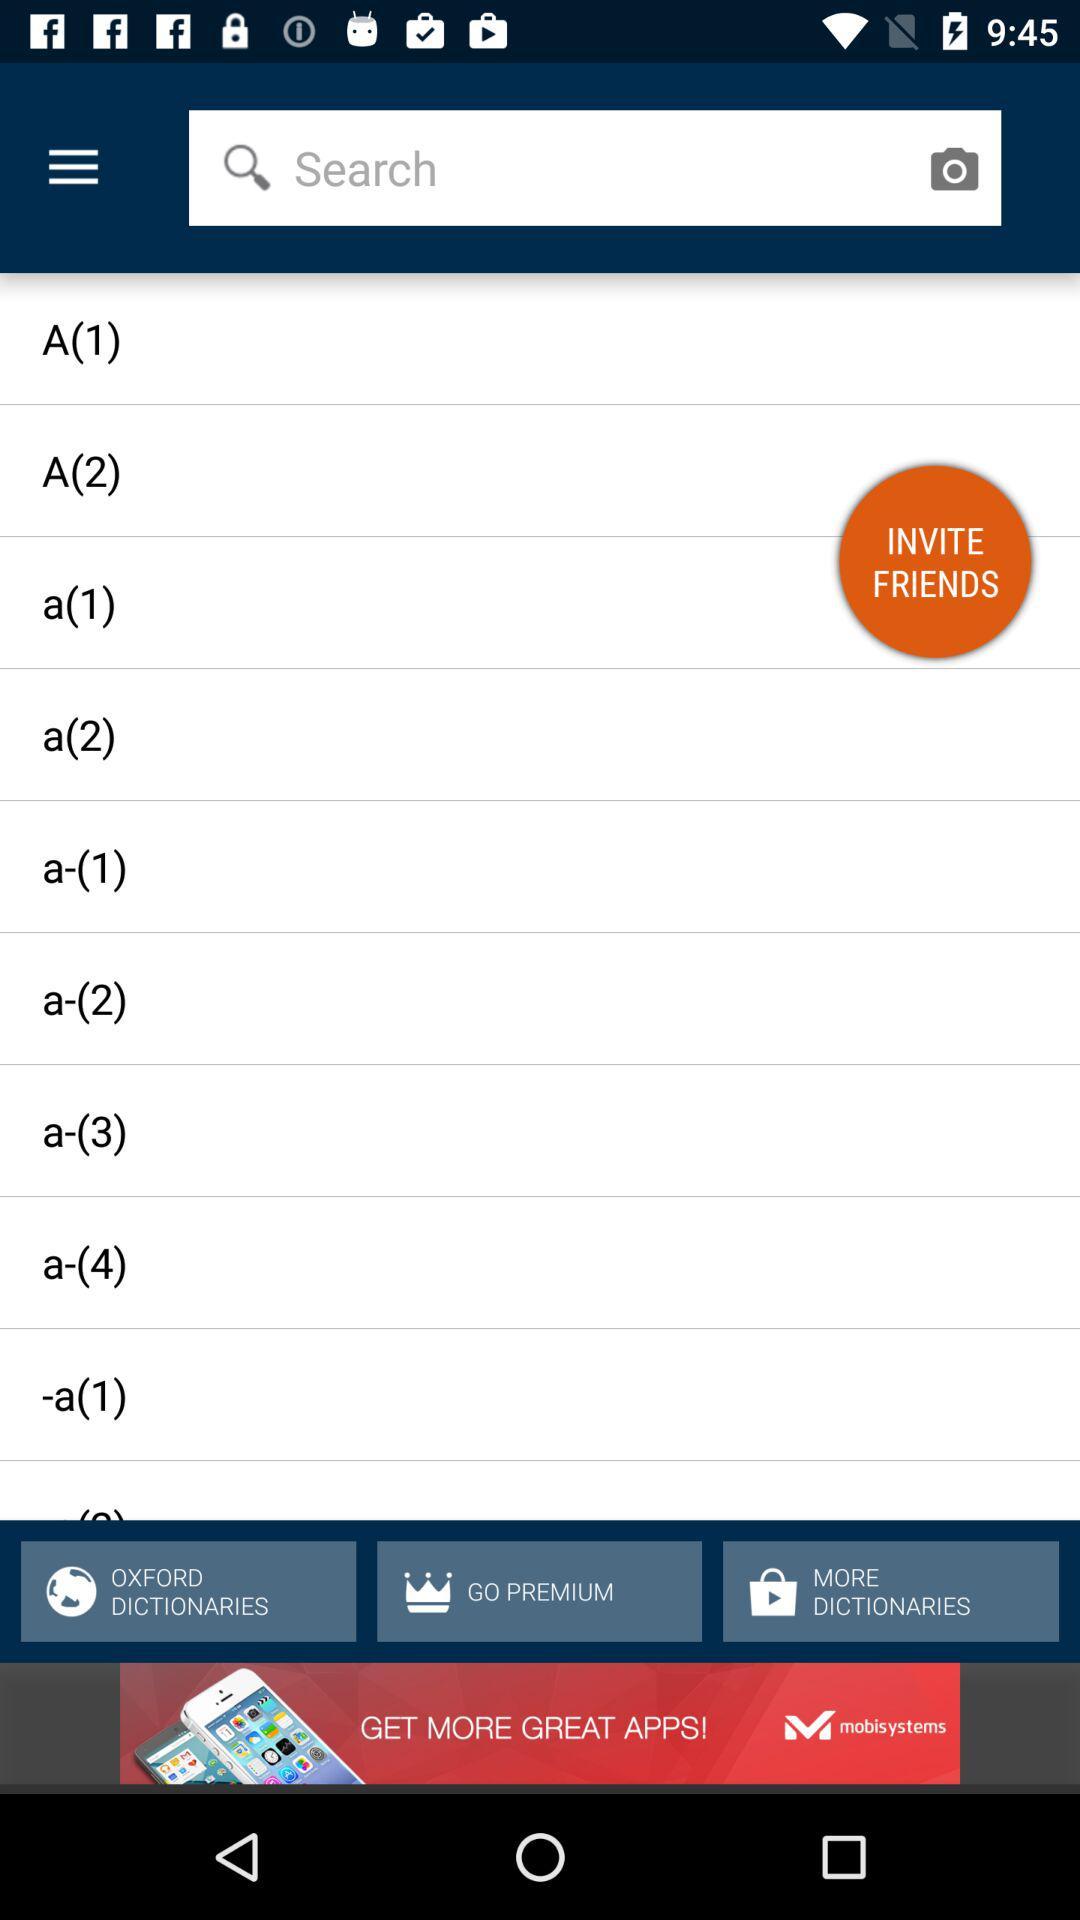  What do you see at coordinates (520, 1130) in the screenshot?
I see `the a-(3) icon` at bounding box center [520, 1130].